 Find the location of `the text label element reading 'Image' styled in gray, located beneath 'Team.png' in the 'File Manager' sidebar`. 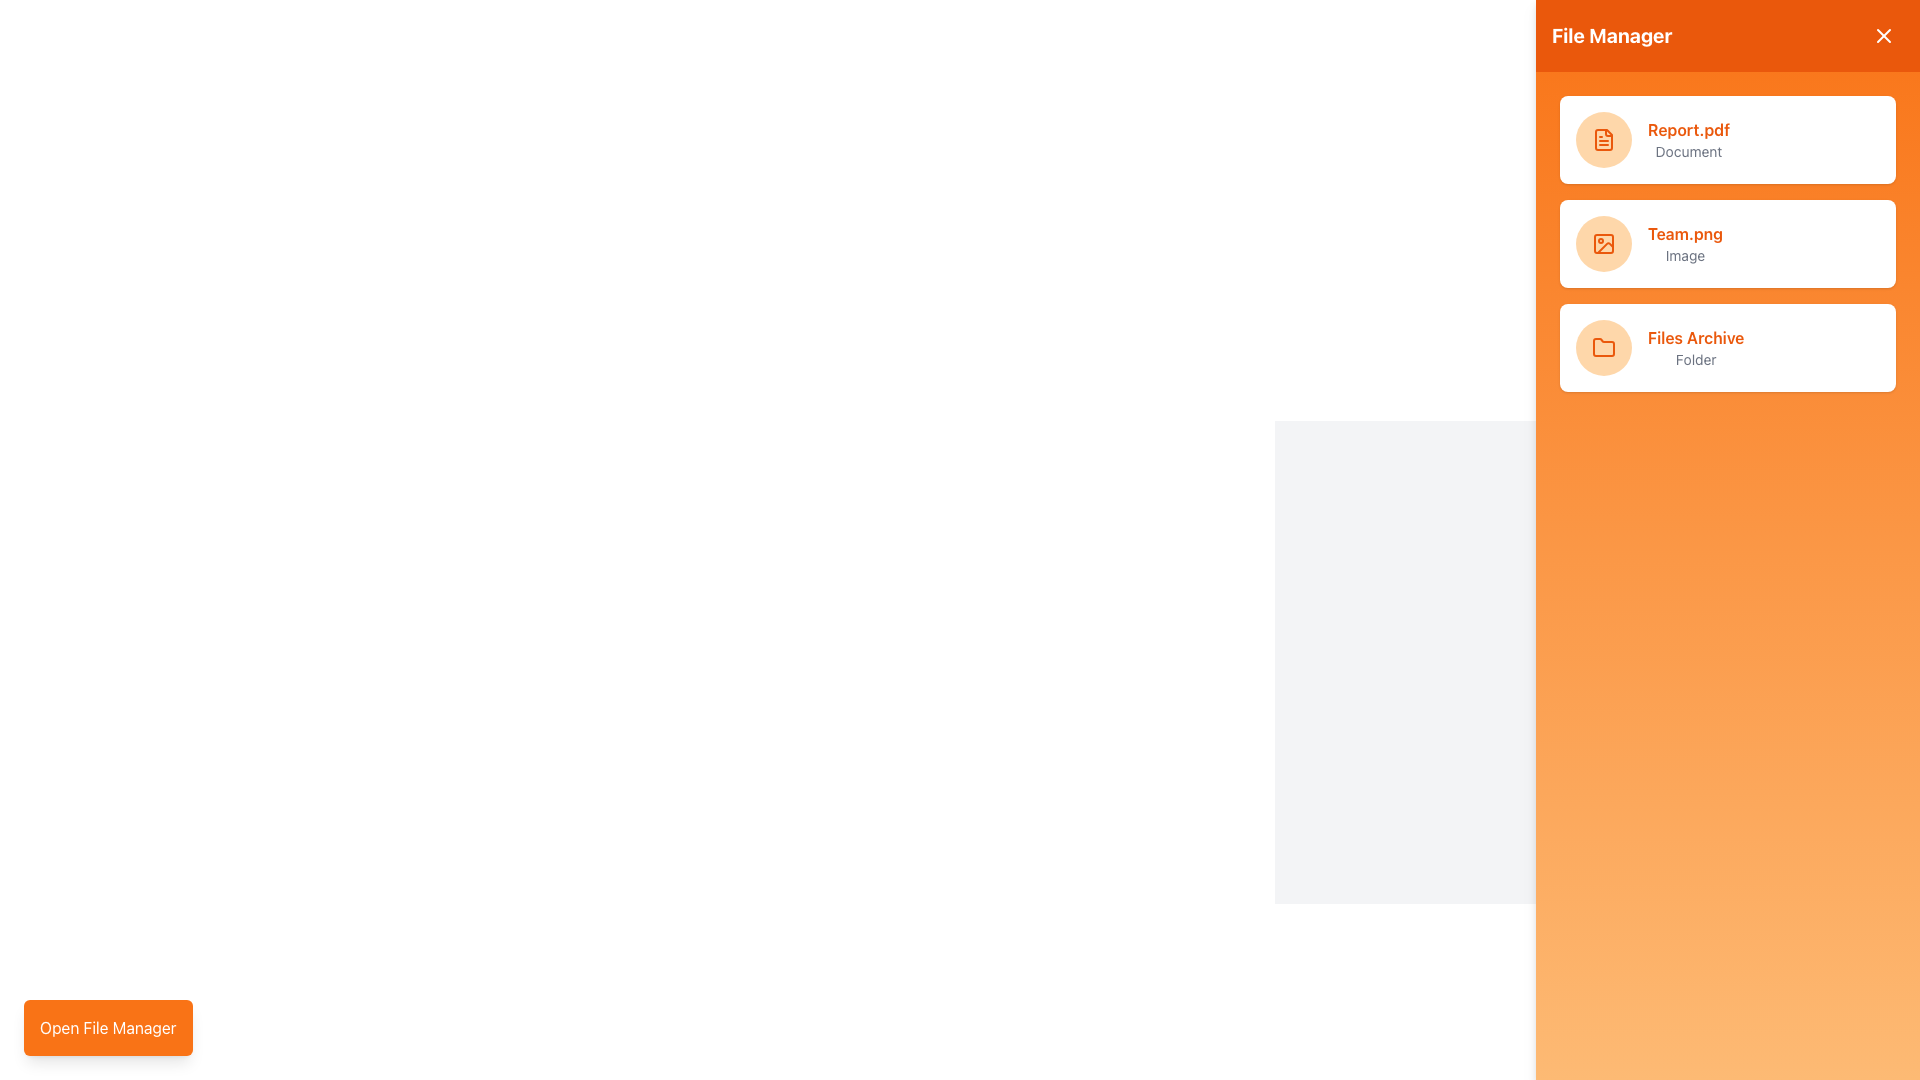

the text label element reading 'Image' styled in gray, located beneath 'Team.png' in the 'File Manager' sidebar is located at coordinates (1684, 254).